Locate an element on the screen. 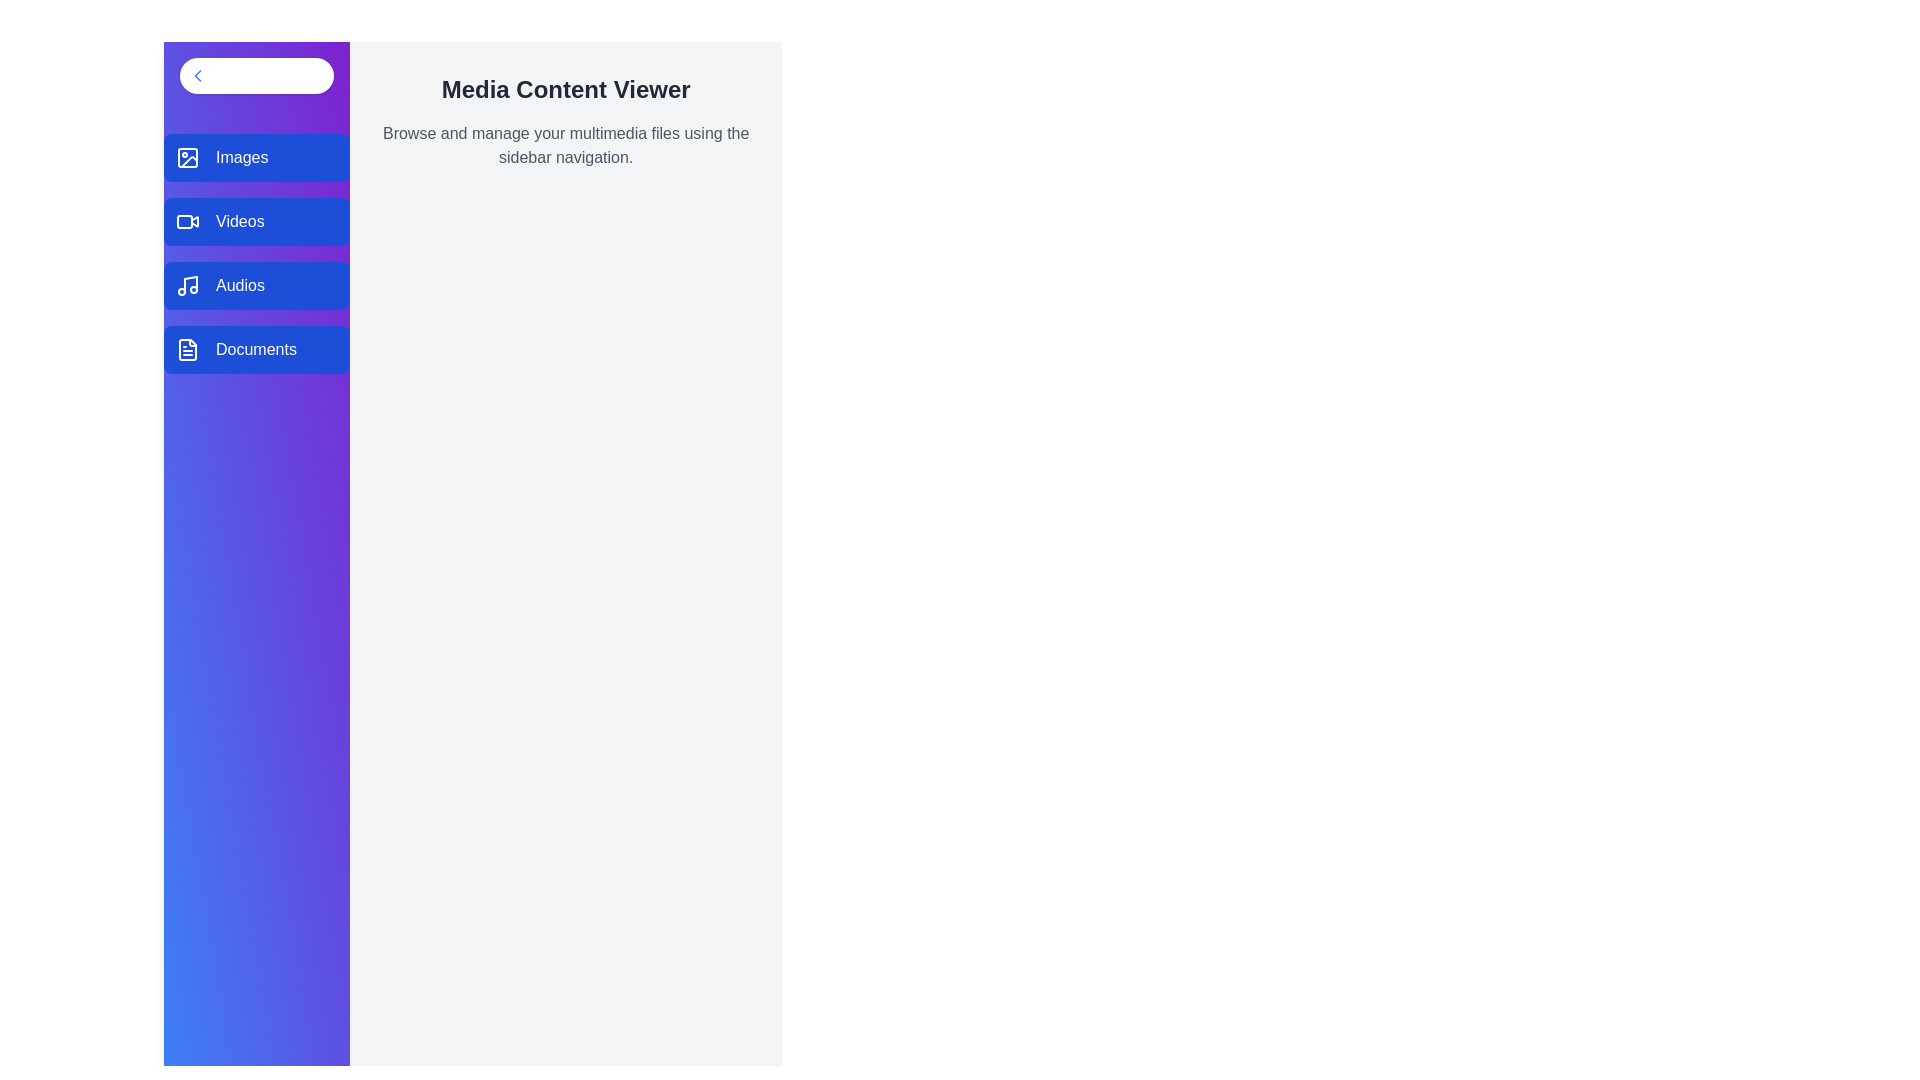 Image resolution: width=1920 pixels, height=1080 pixels. the sidebar option corresponding to Documents is located at coordinates (256, 349).